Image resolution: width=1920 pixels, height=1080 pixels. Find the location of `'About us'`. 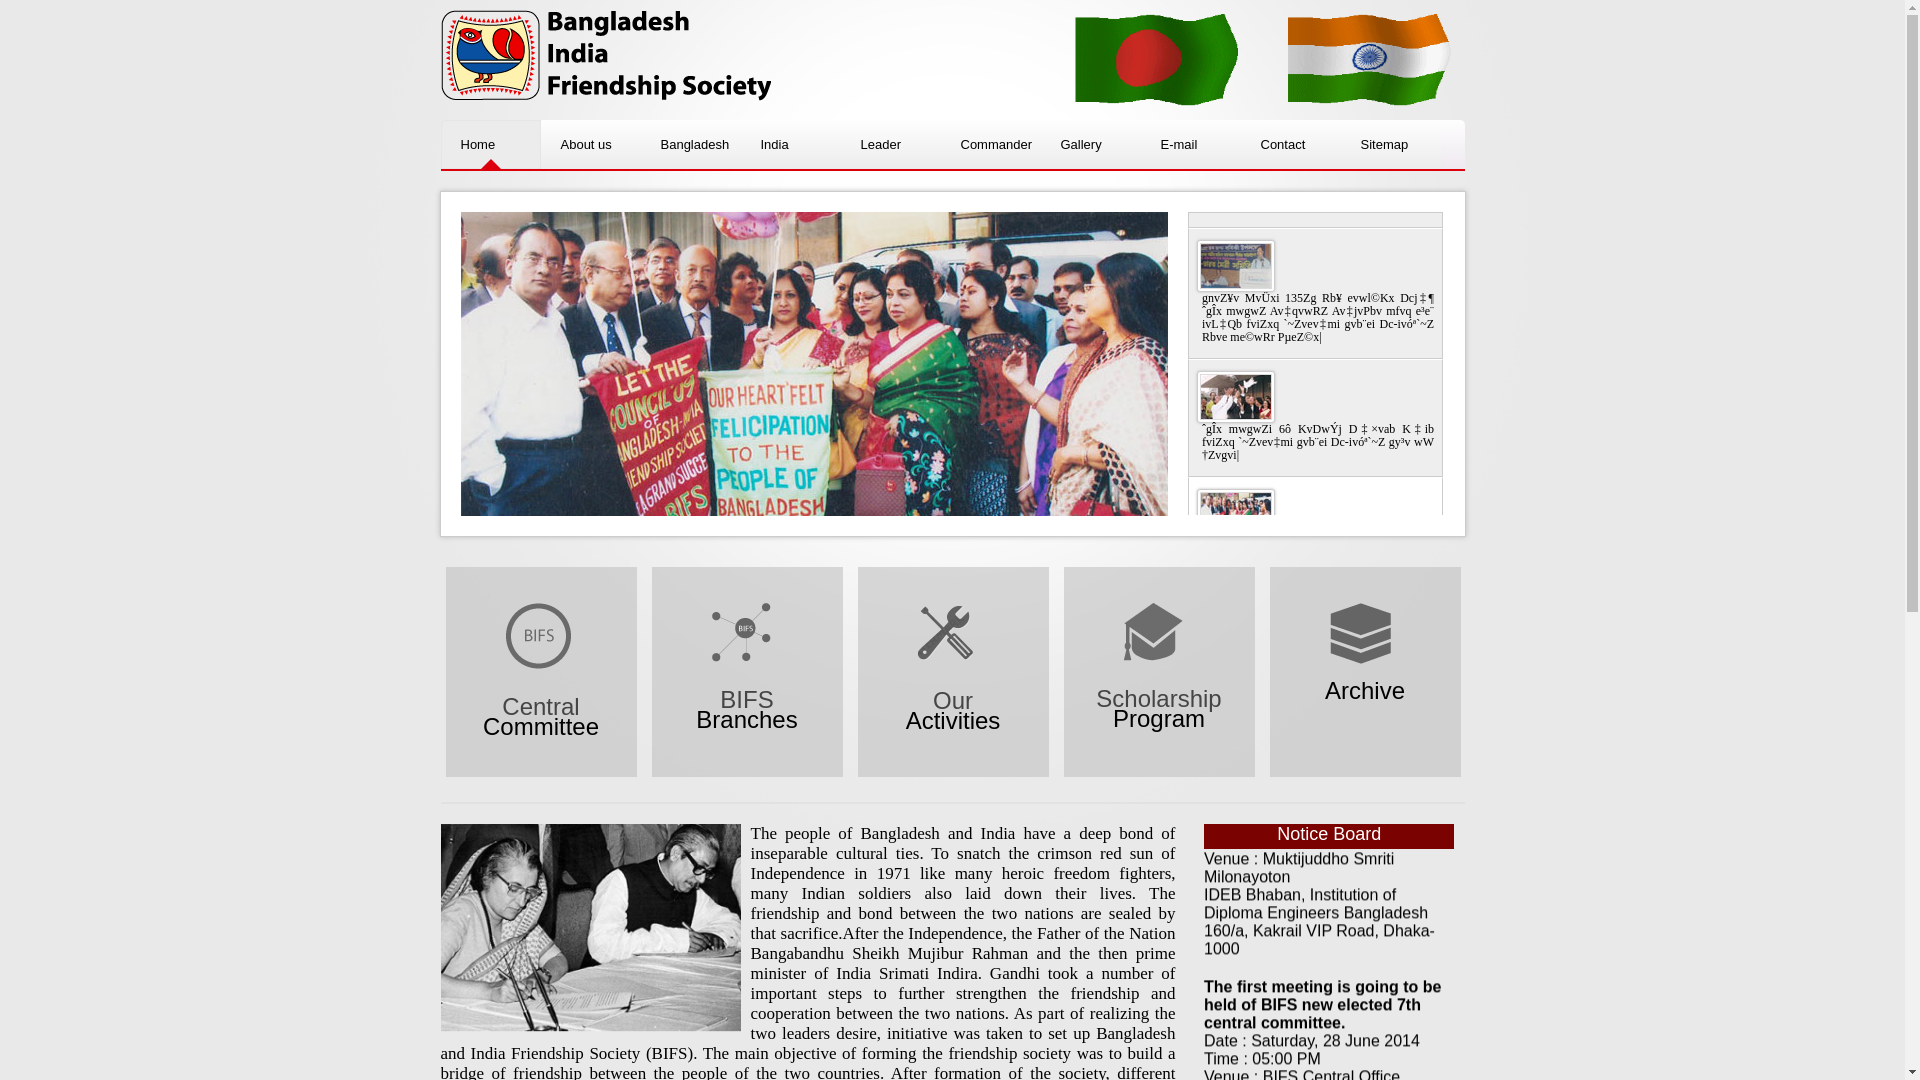

'About us' is located at coordinates (589, 143).